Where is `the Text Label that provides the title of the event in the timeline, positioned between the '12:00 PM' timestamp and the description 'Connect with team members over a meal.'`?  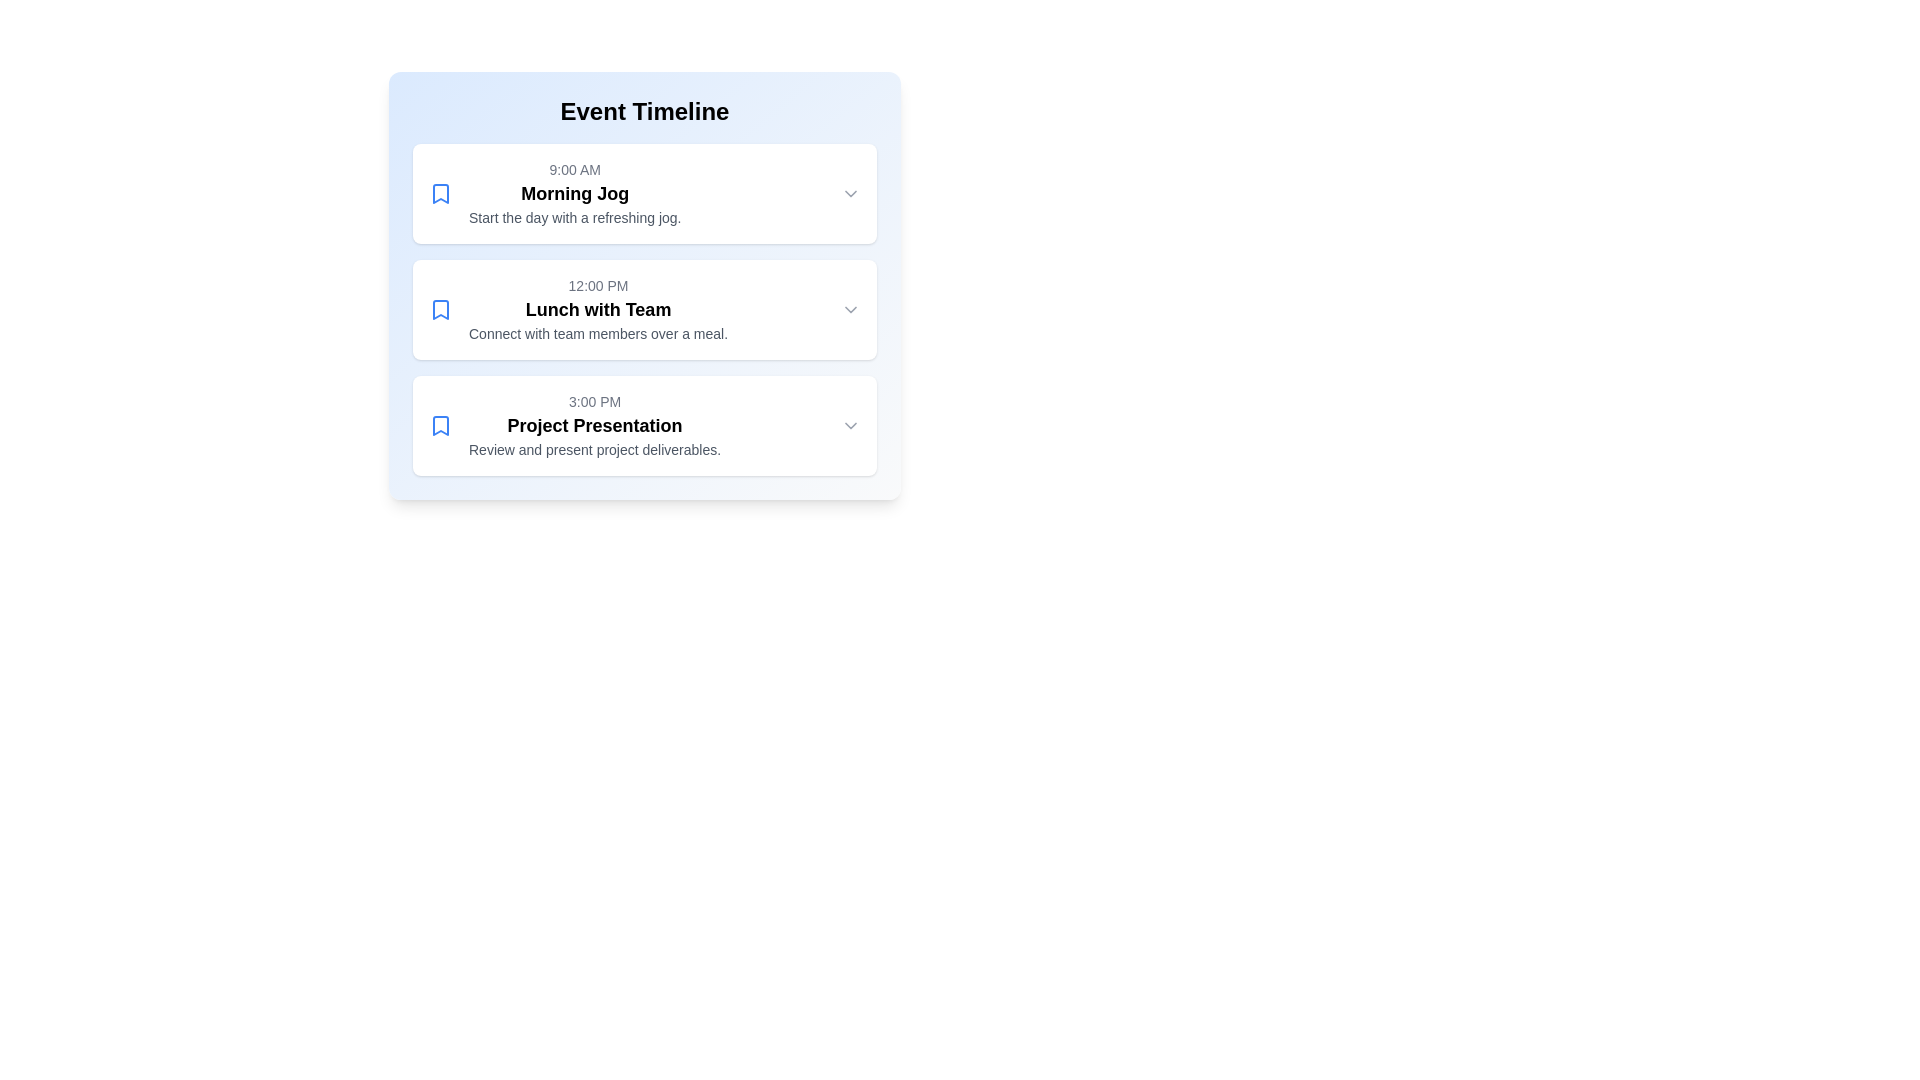
the Text Label that provides the title of the event in the timeline, positioned between the '12:00 PM' timestamp and the description 'Connect with team members over a meal.' is located at coordinates (597, 309).